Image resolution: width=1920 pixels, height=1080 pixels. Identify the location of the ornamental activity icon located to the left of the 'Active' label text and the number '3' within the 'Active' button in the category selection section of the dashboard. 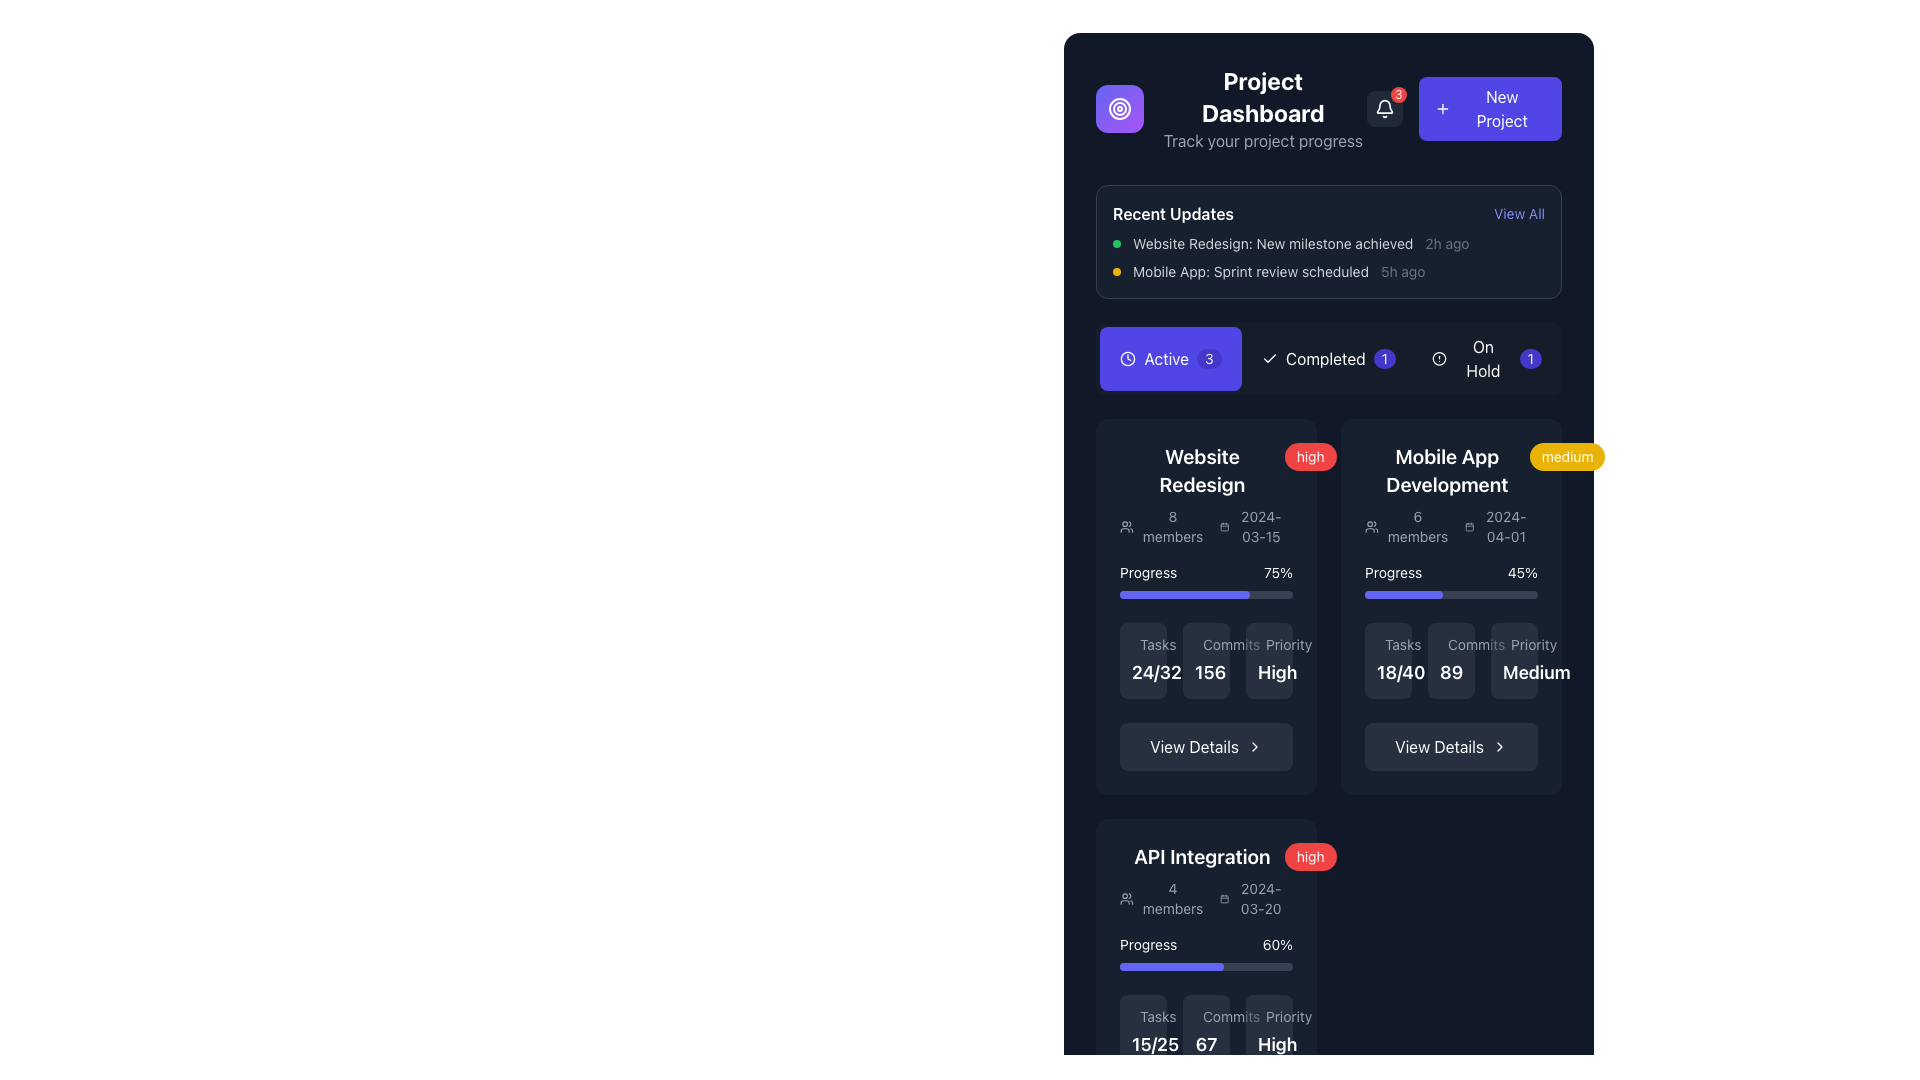
(1128, 357).